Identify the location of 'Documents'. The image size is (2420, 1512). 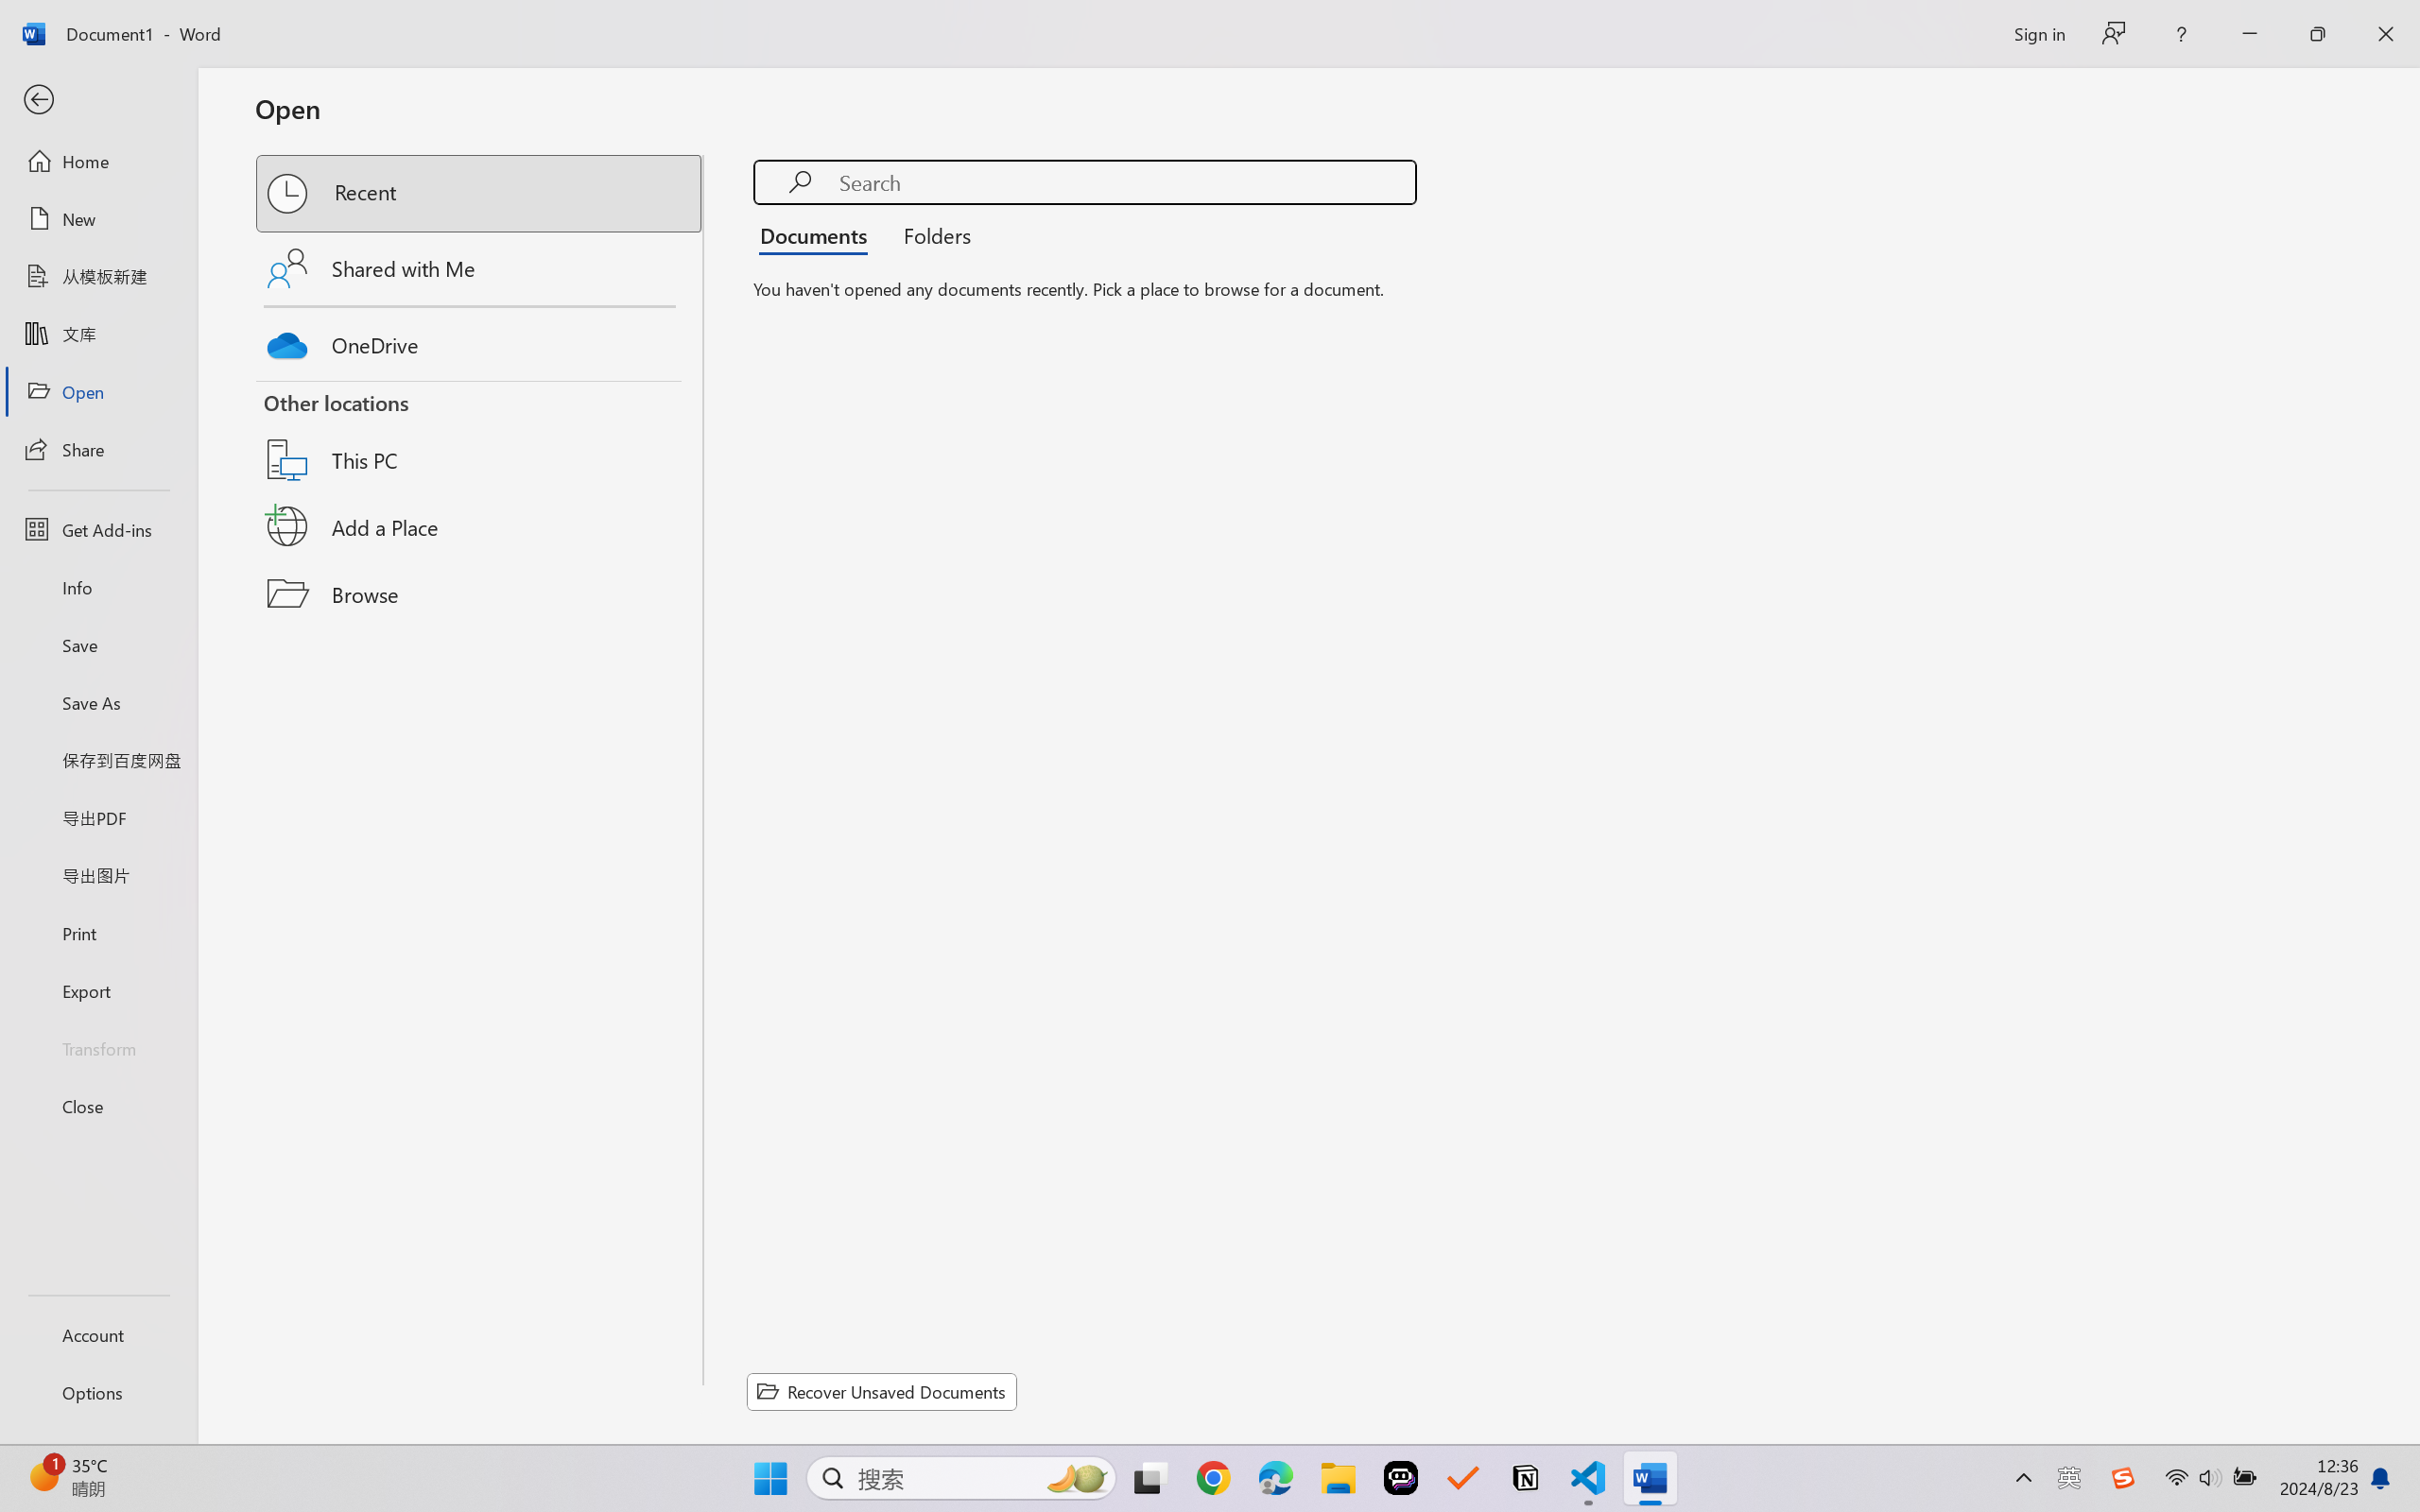
(818, 233).